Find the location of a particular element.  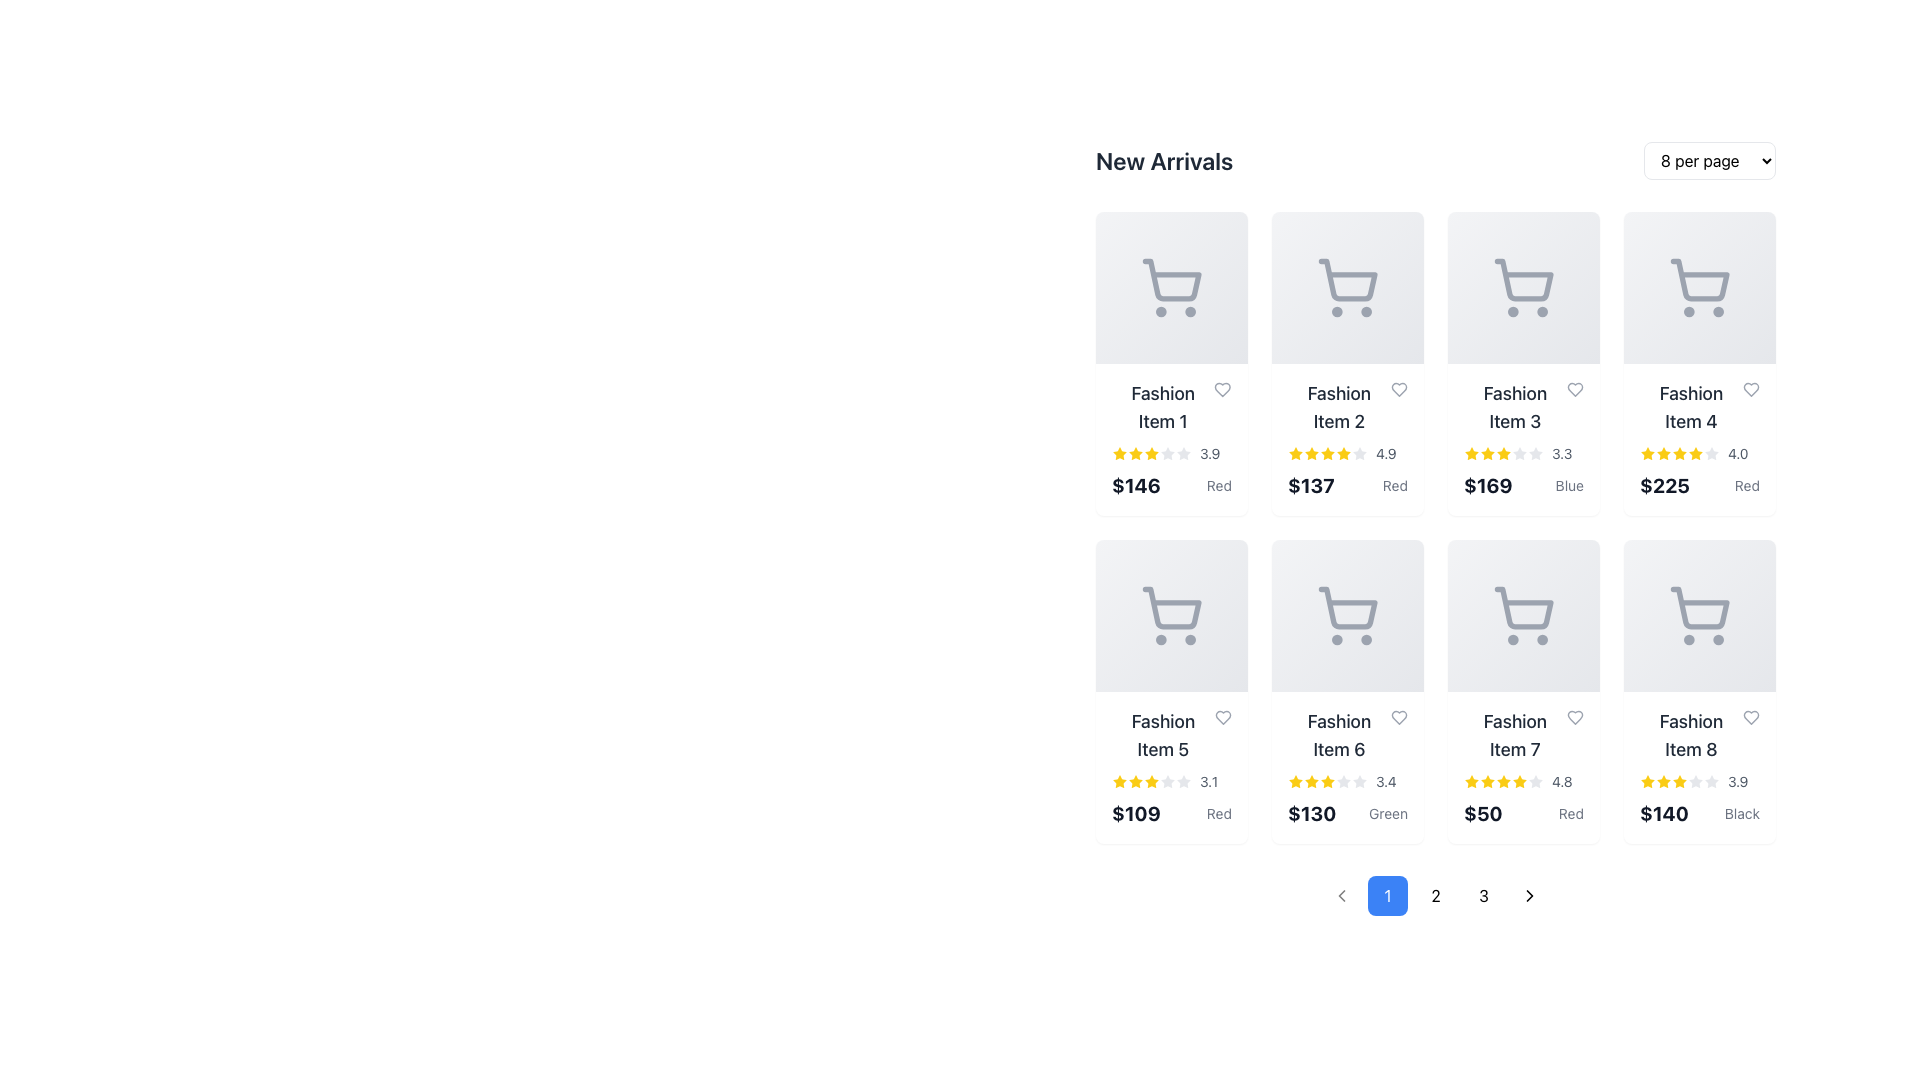

the second product card is located at coordinates (1348, 363).